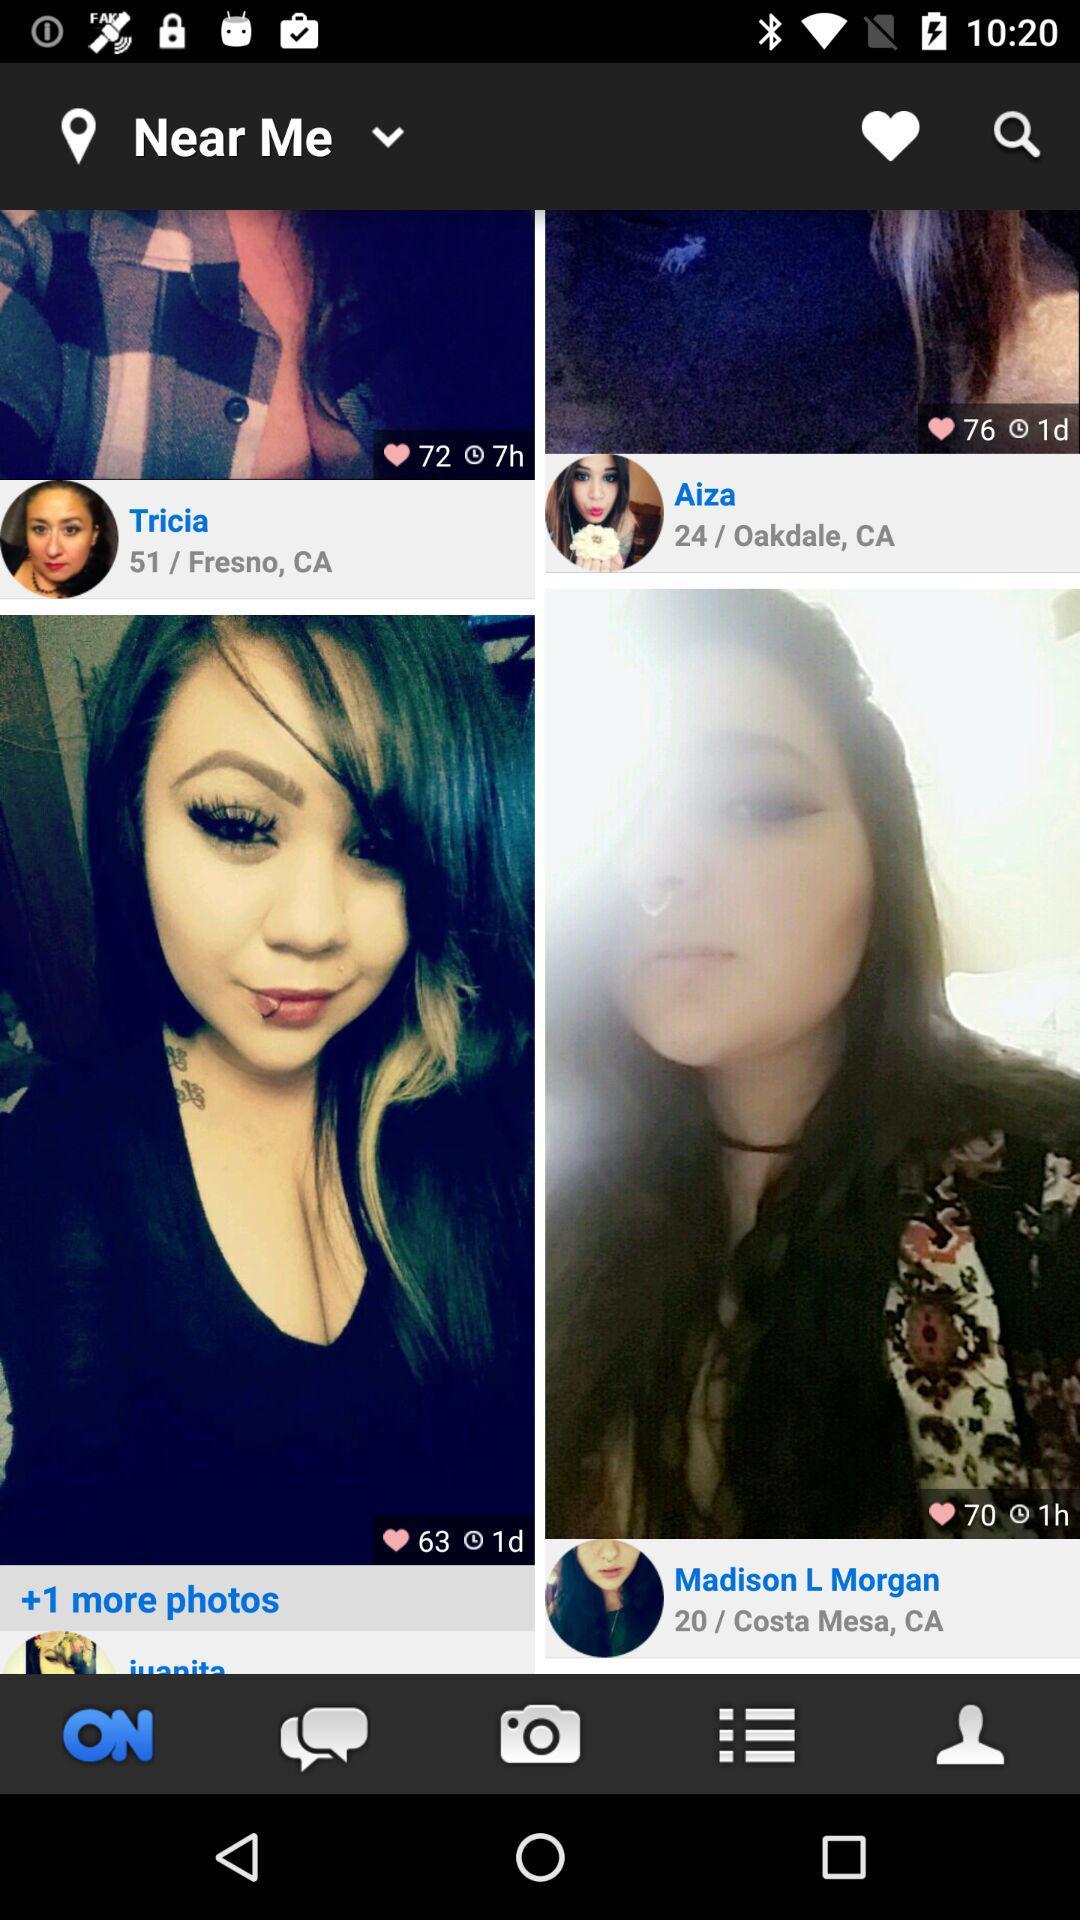  Describe the element at coordinates (812, 1062) in the screenshot. I see `profile` at that location.